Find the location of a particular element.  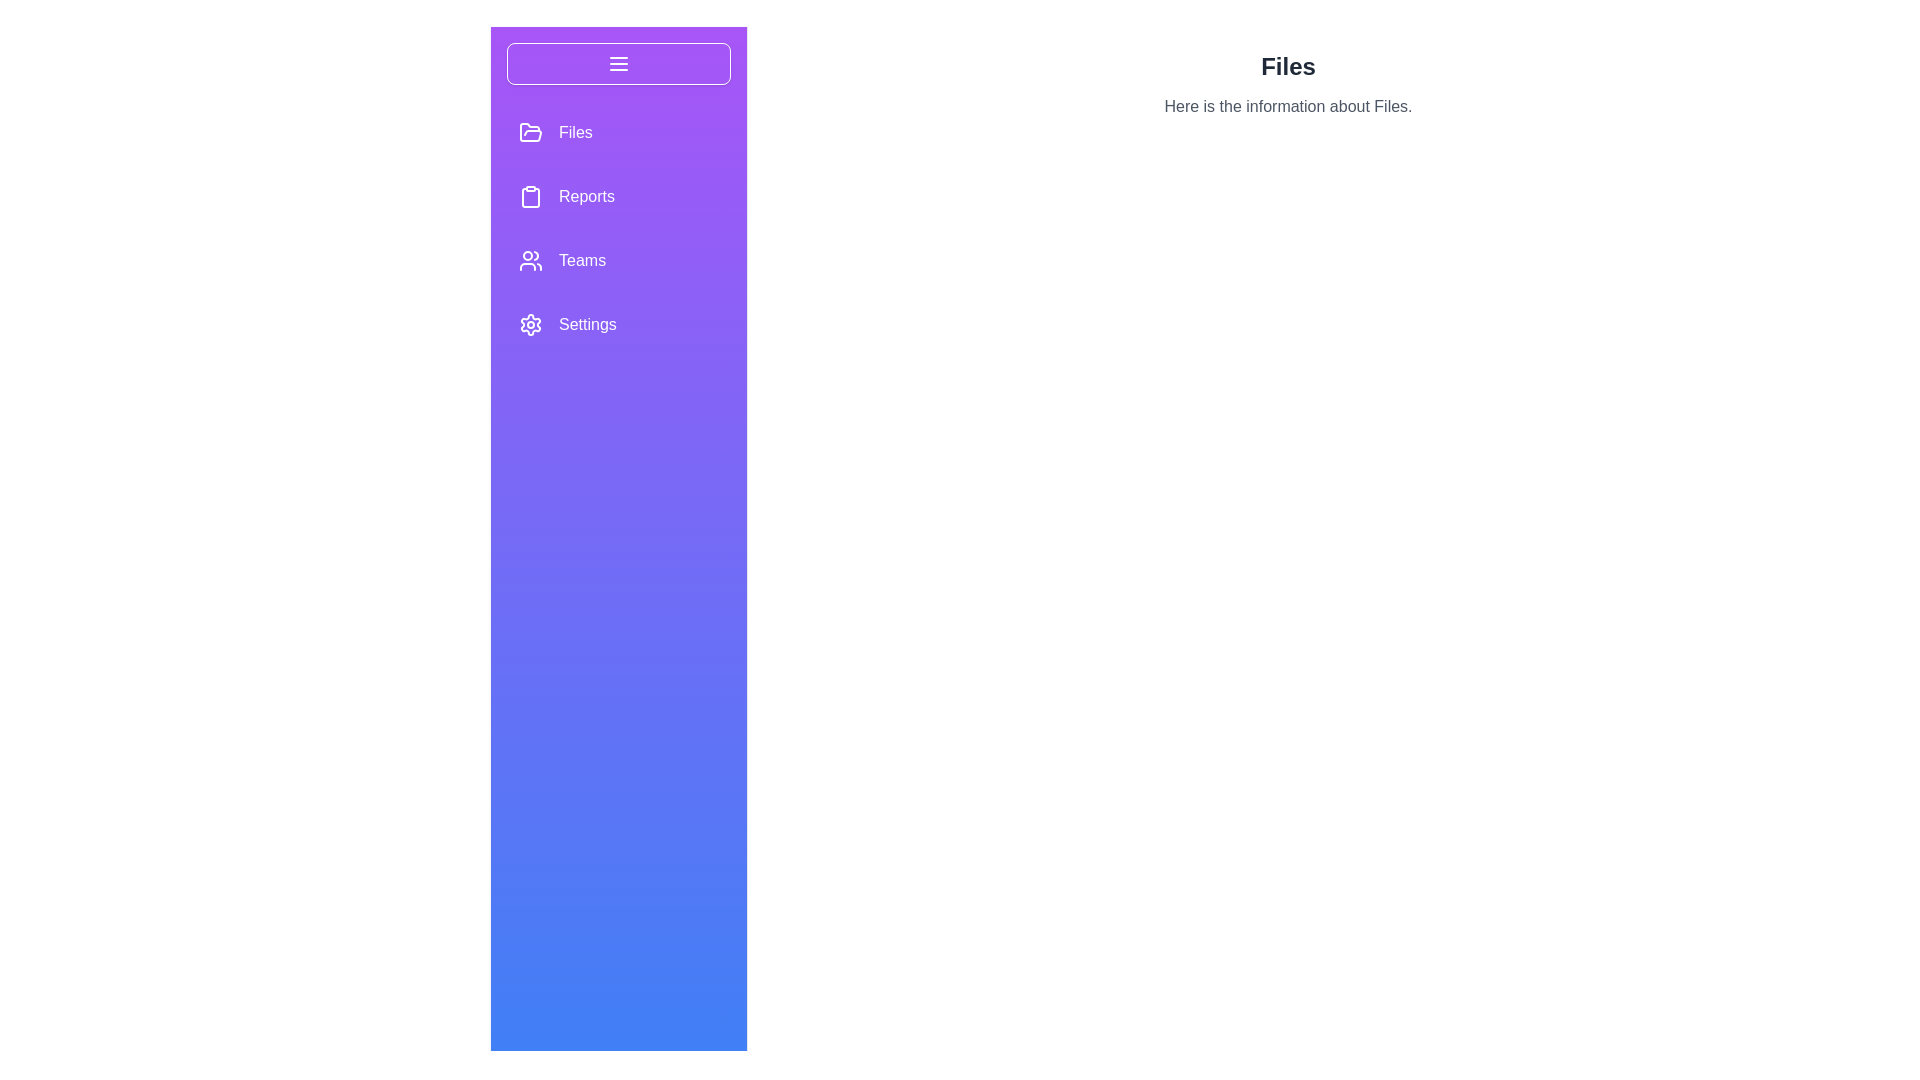

the menu option Teams by clicking on its corresponding area is located at coordinates (618, 260).